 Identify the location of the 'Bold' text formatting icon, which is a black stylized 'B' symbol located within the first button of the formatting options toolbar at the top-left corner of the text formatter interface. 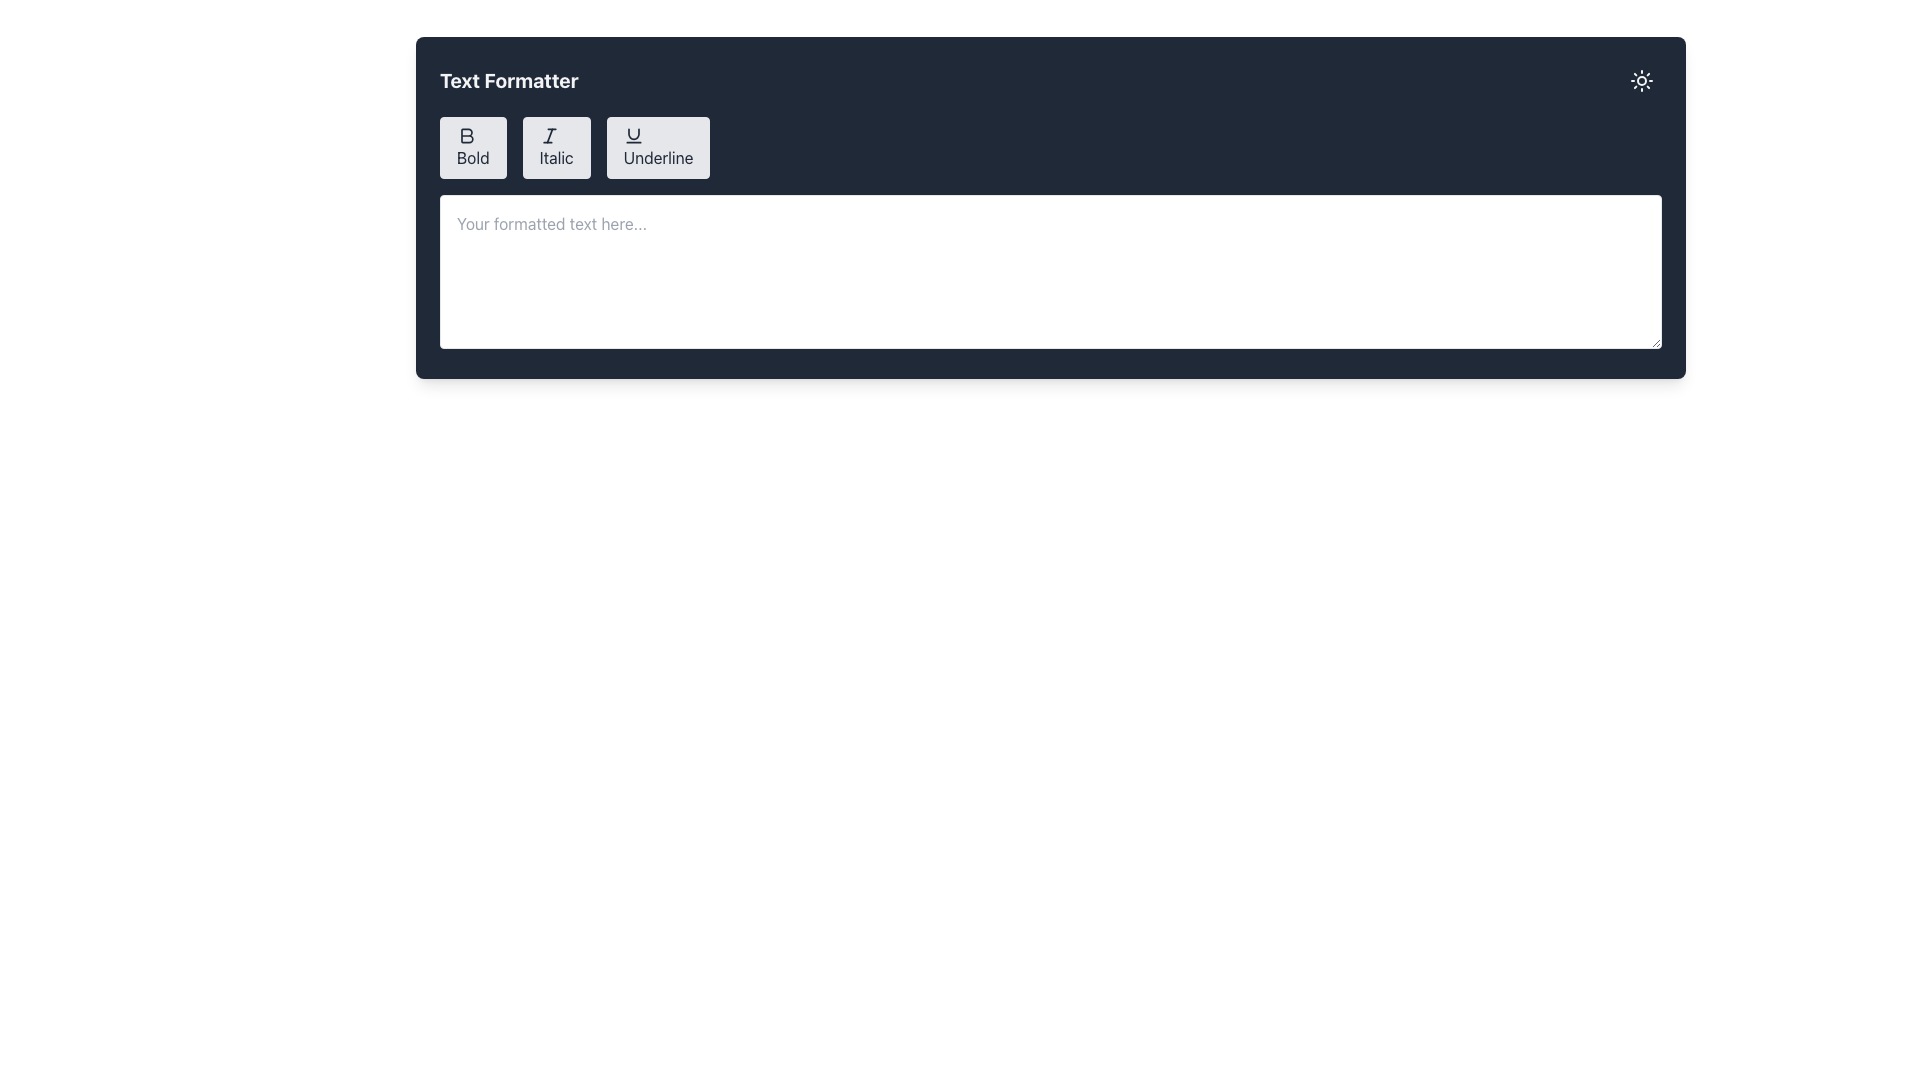
(465, 135).